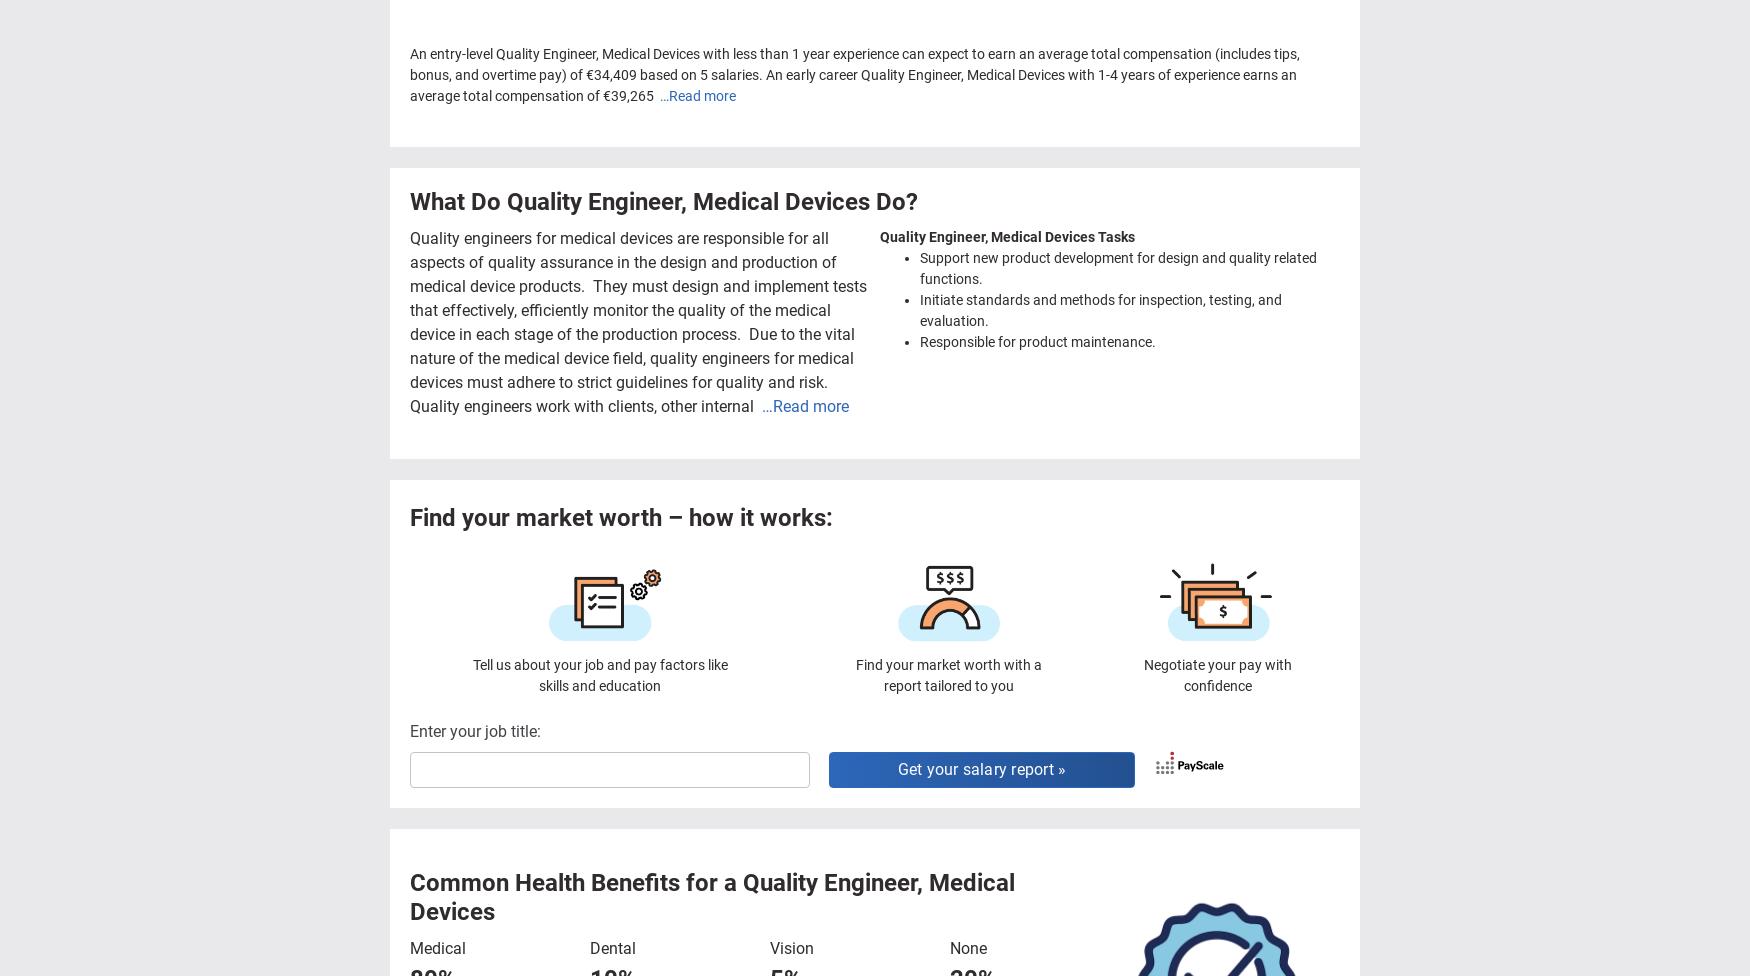 Image resolution: width=1750 pixels, height=976 pixels. I want to click on 'Quality engineers for medical devices are responsible for all aspects of quality assurance in the design and production of medical device products.  They must design and implement tests that effectively, efficiently monitor the quality of the medical device in each stage of the production process.  Due to the vital nature of the medical device field, quality engineers for medical devices must adhere to strict guidelines for quality and risk. Quality engineers work with clients, other internal', so click(639, 321).